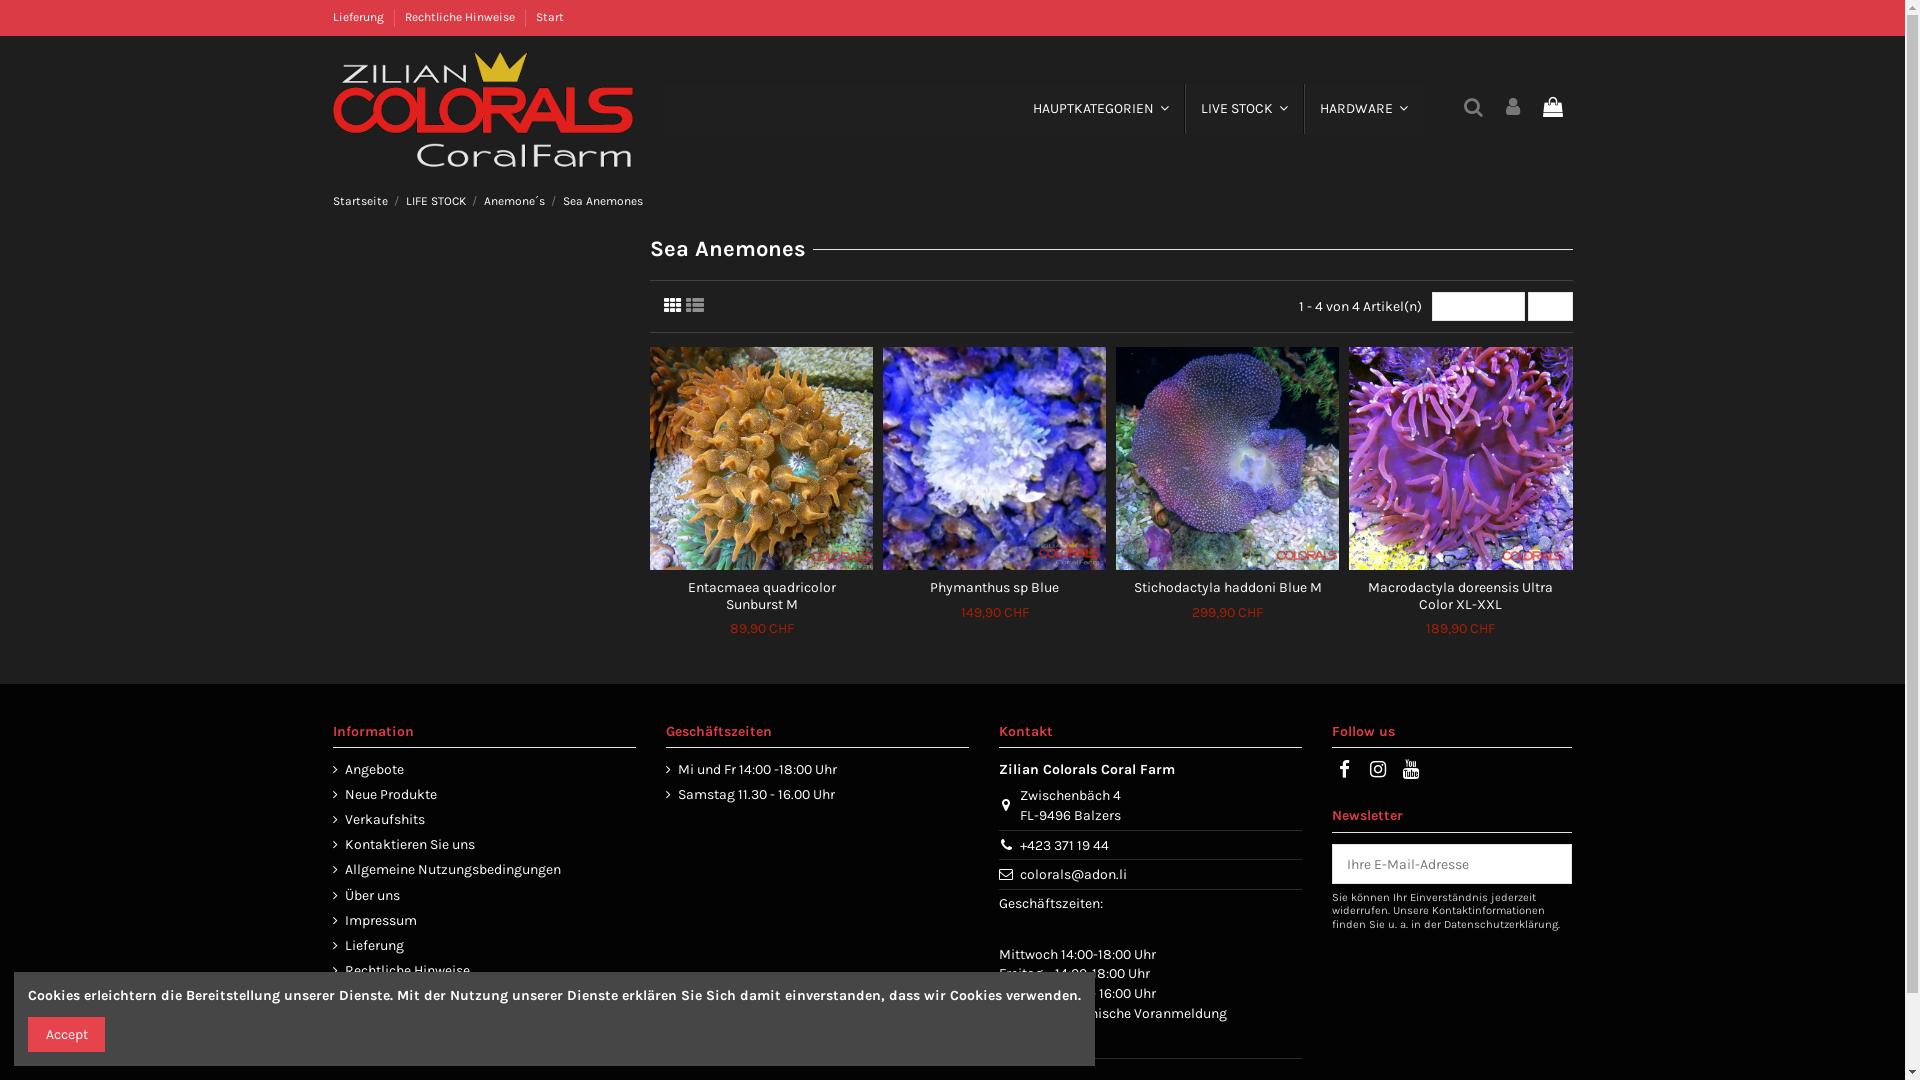  I want to click on 'Accept', so click(66, 1034).